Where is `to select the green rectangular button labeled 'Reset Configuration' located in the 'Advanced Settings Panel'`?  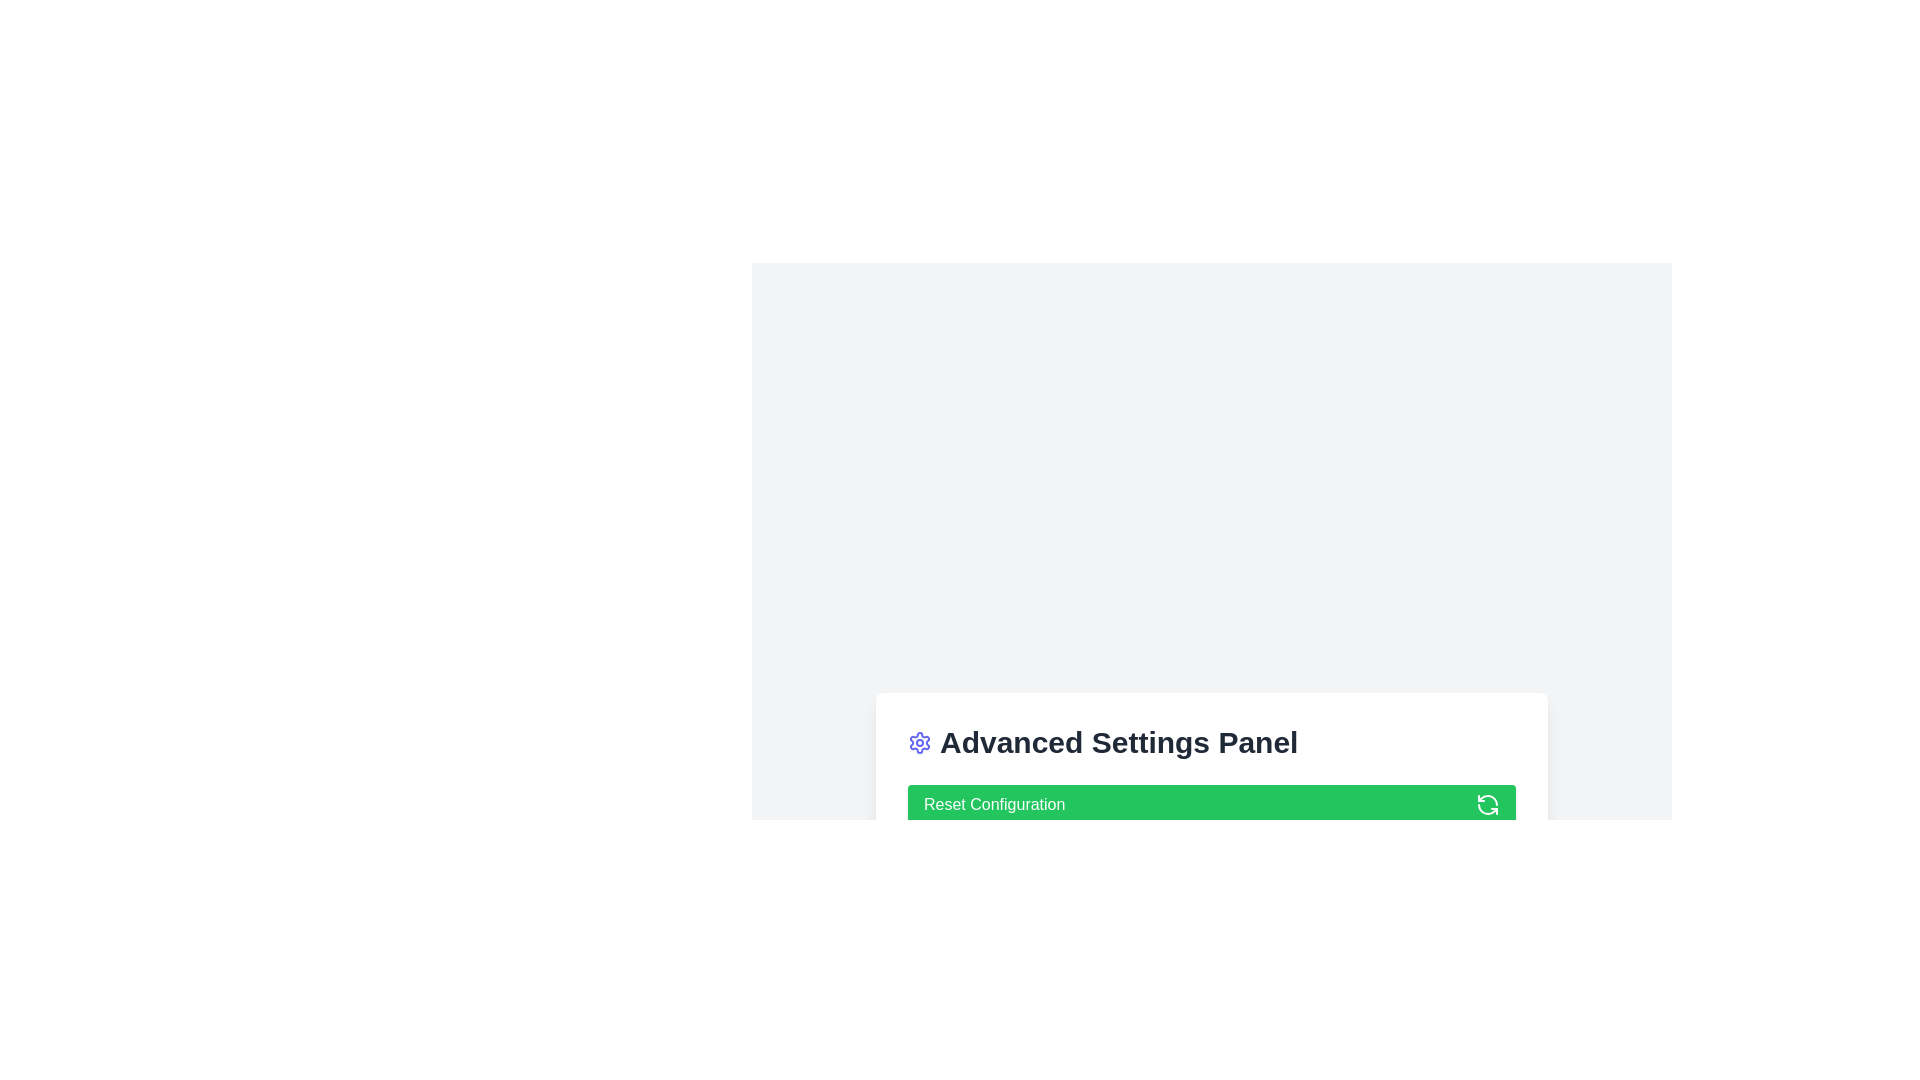 to select the green rectangular button labeled 'Reset Configuration' located in the 'Advanced Settings Panel' is located at coordinates (1210, 833).